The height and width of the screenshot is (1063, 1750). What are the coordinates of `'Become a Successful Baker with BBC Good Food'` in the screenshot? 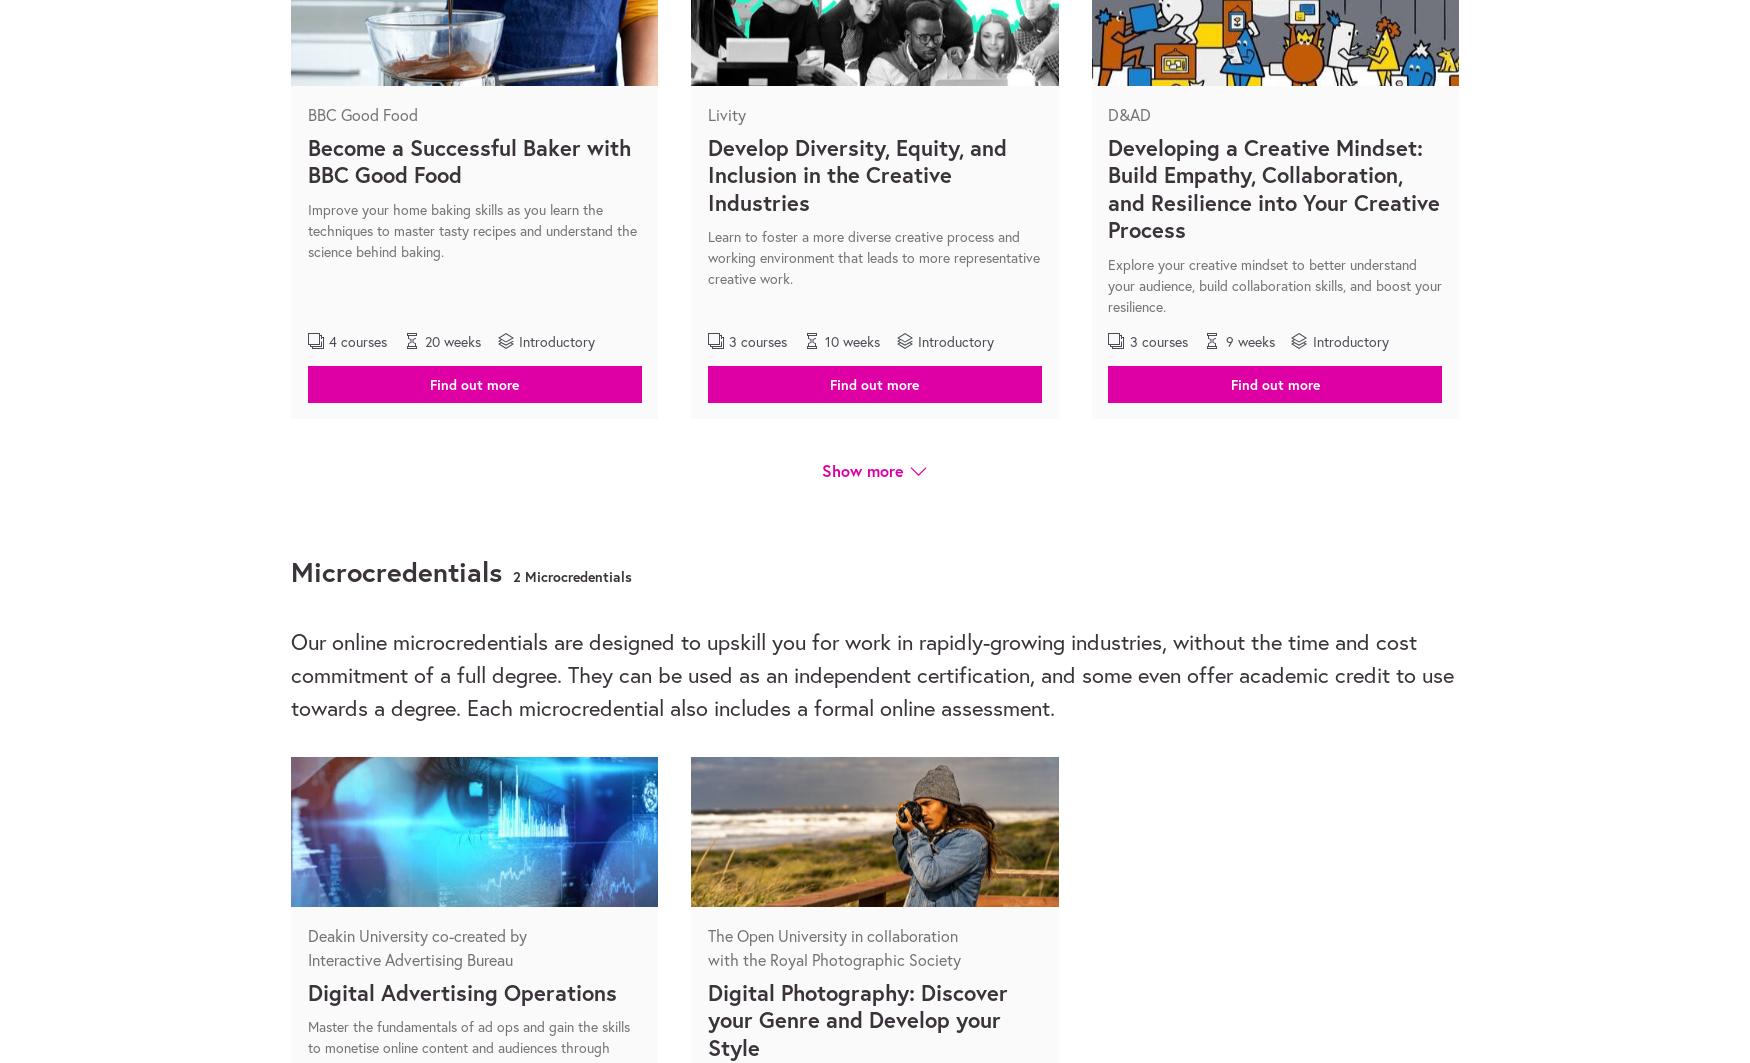 It's located at (468, 160).